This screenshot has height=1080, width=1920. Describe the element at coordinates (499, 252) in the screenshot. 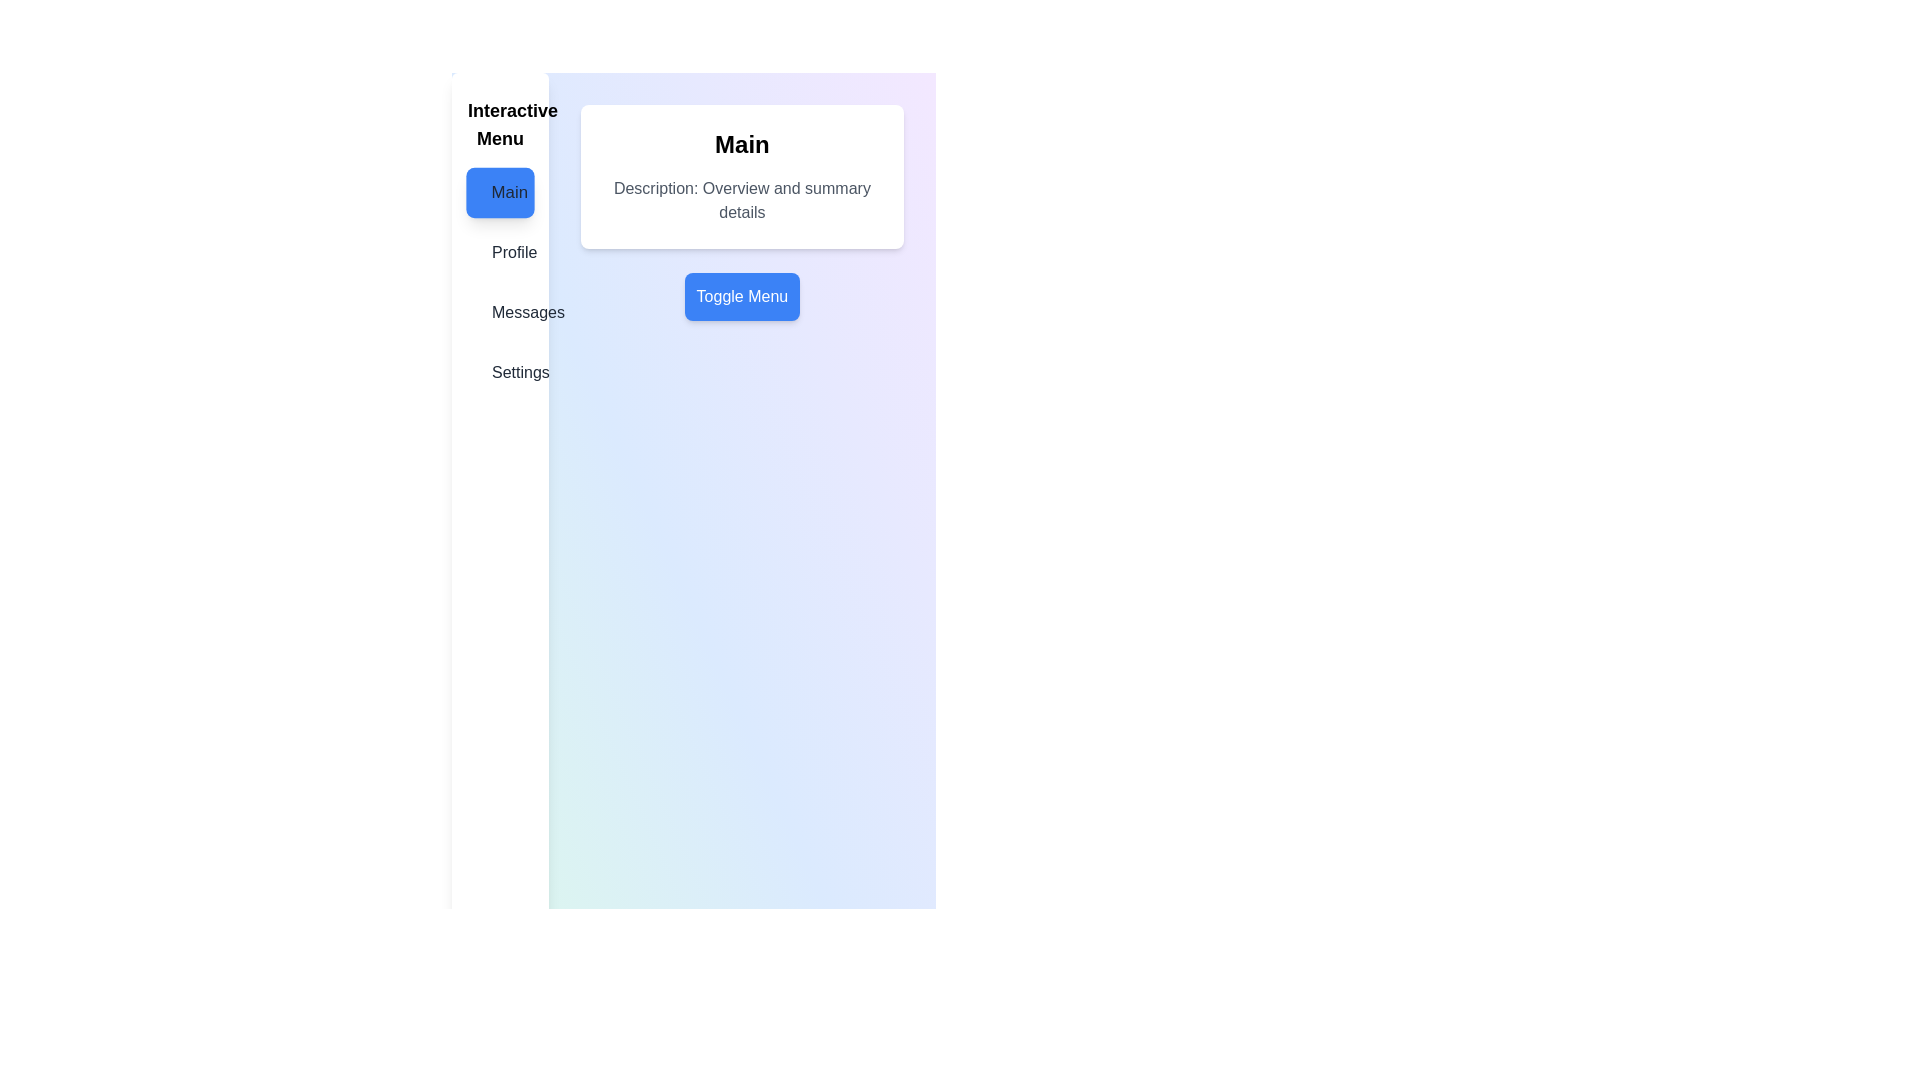

I see `the menu item Profile from the menu` at that location.